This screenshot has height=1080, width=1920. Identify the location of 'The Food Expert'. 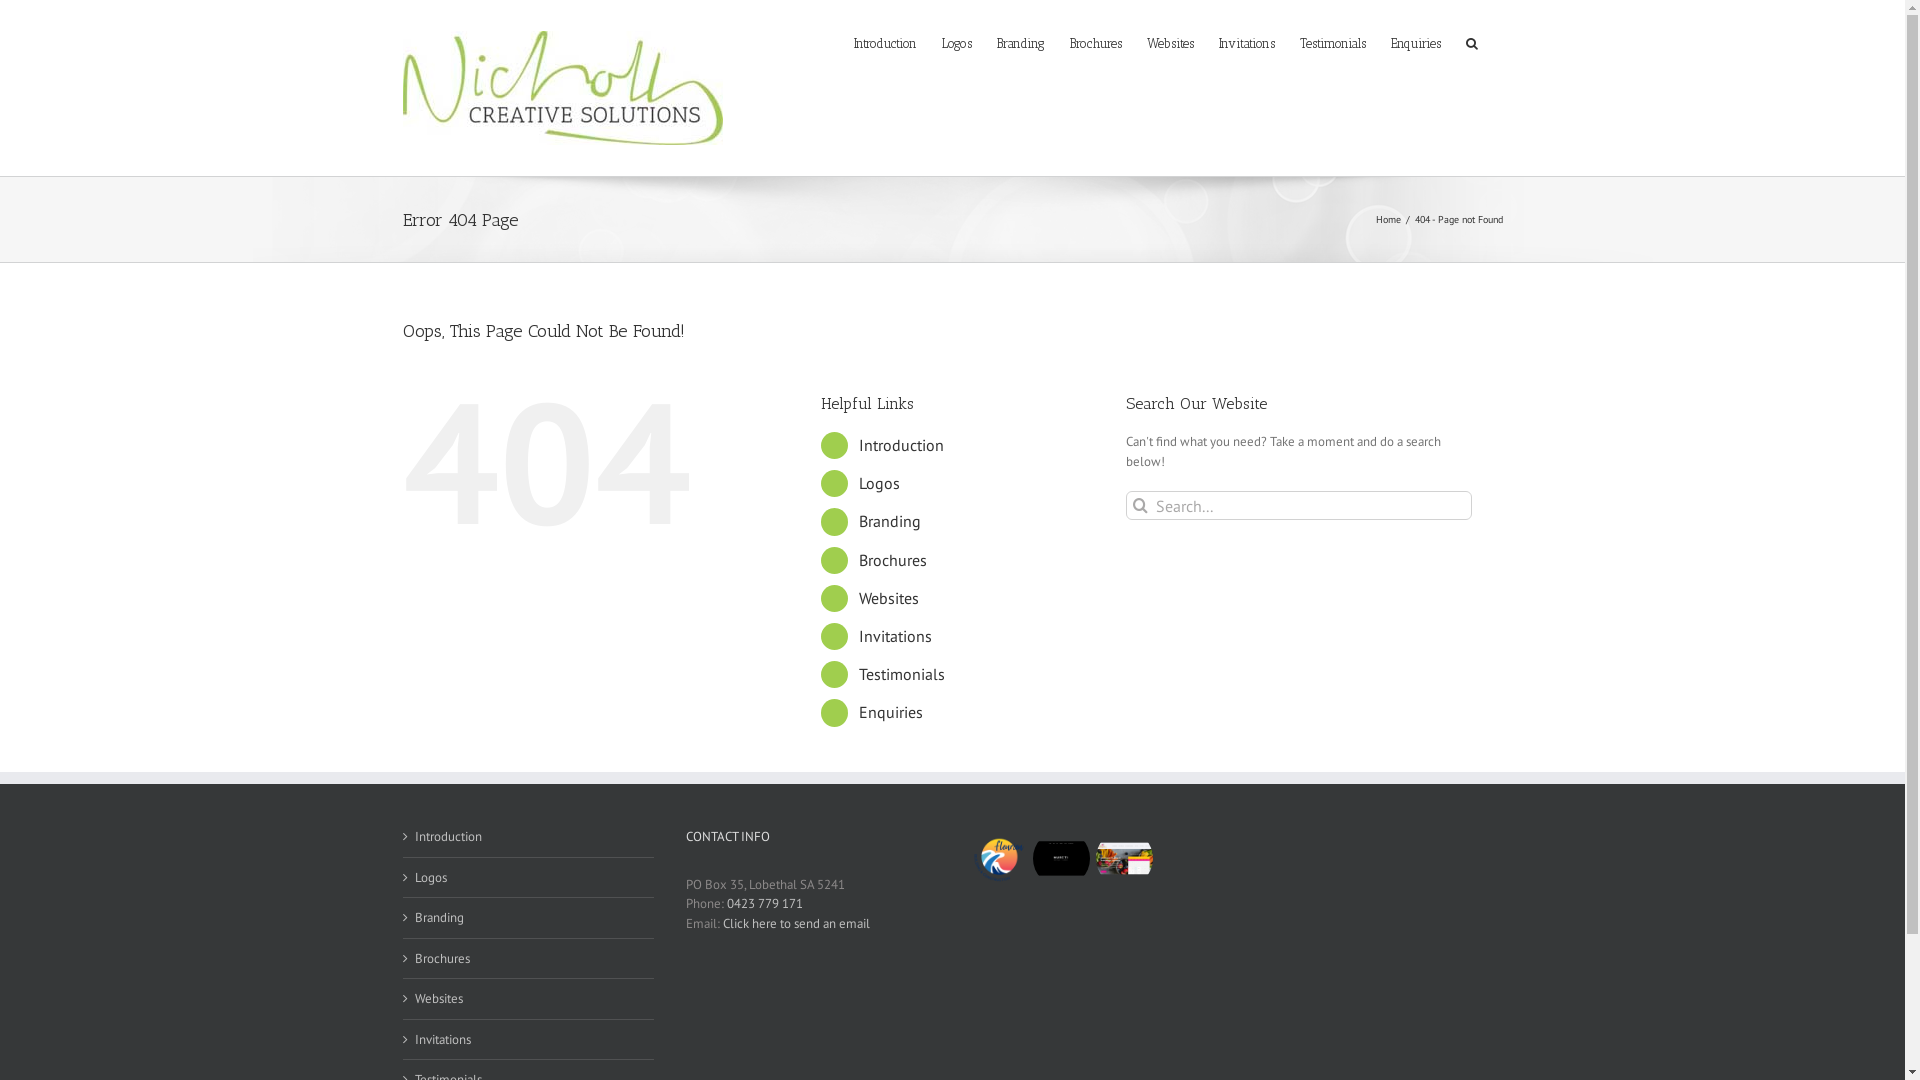
(1123, 857).